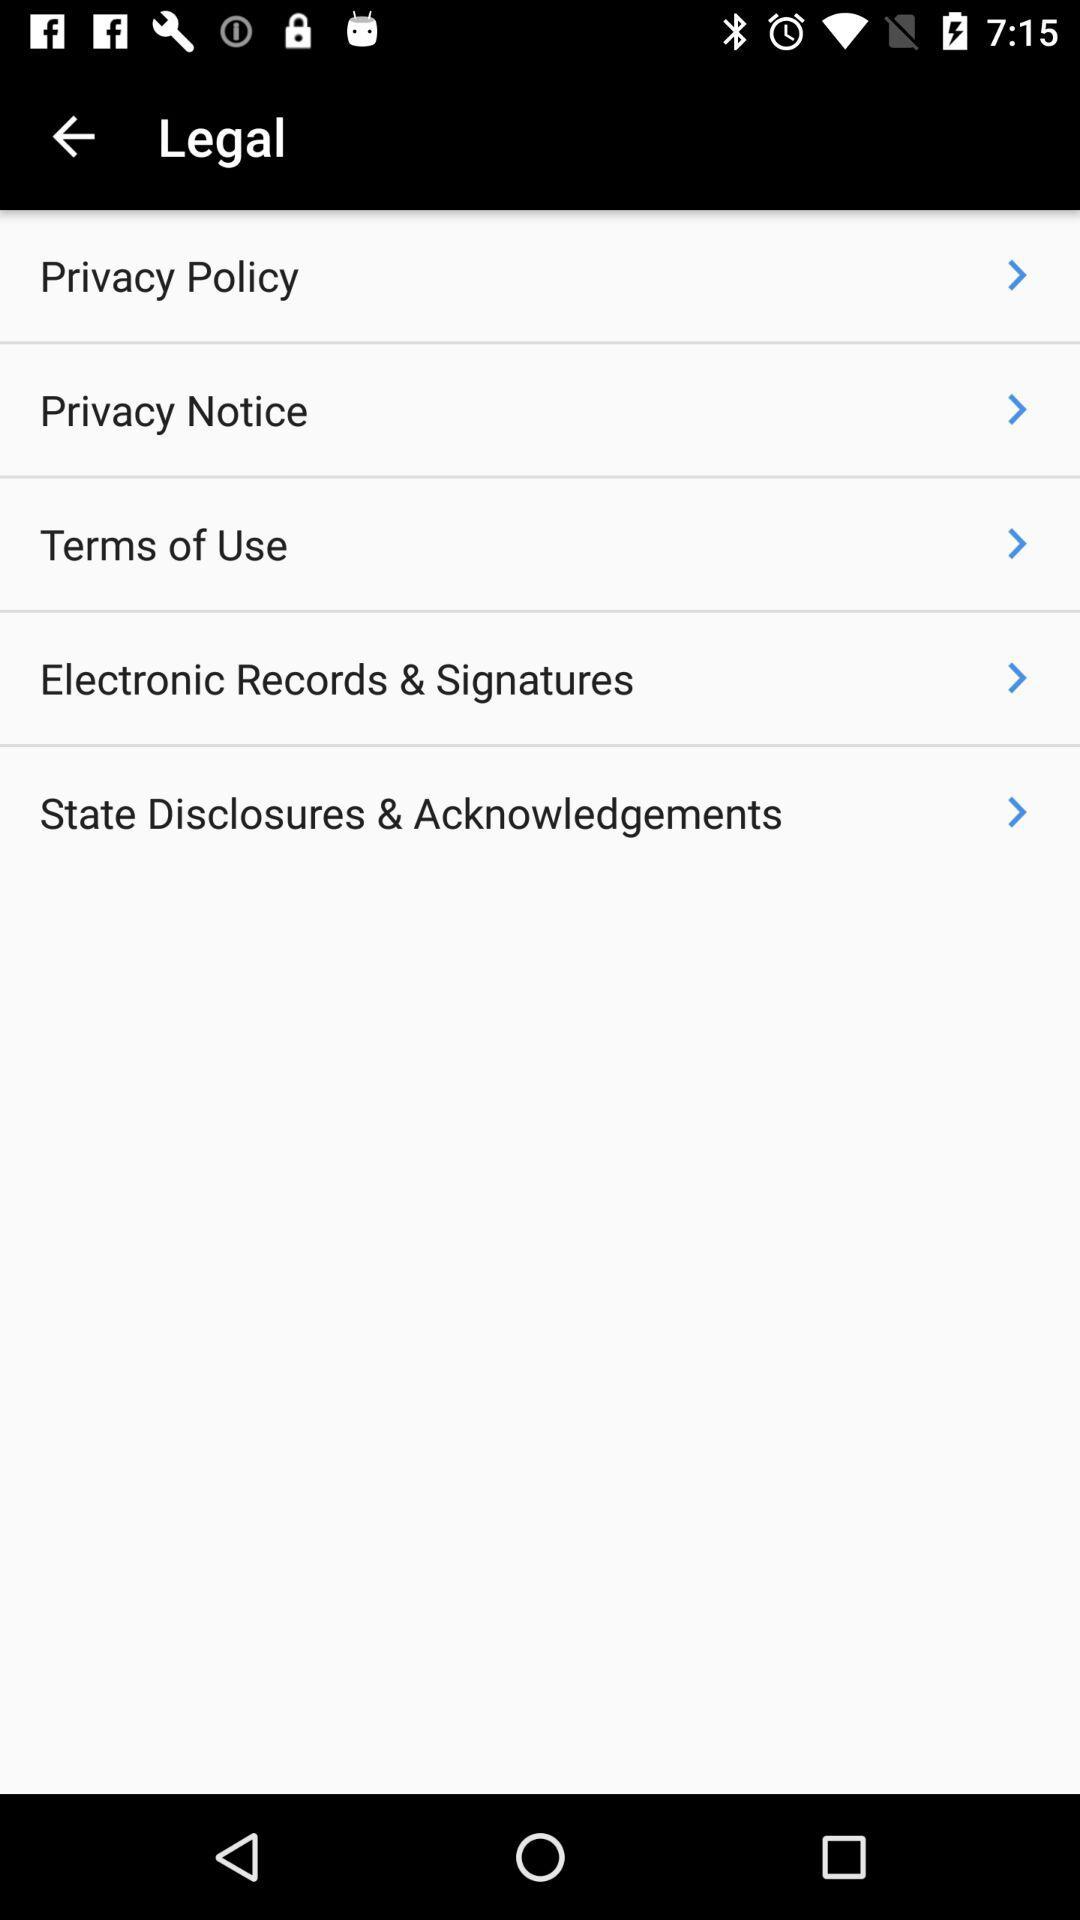 The height and width of the screenshot is (1920, 1080). What do you see at coordinates (72, 135) in the screenshot?
I see `app next to legal item` at bounding box center [72, 135].